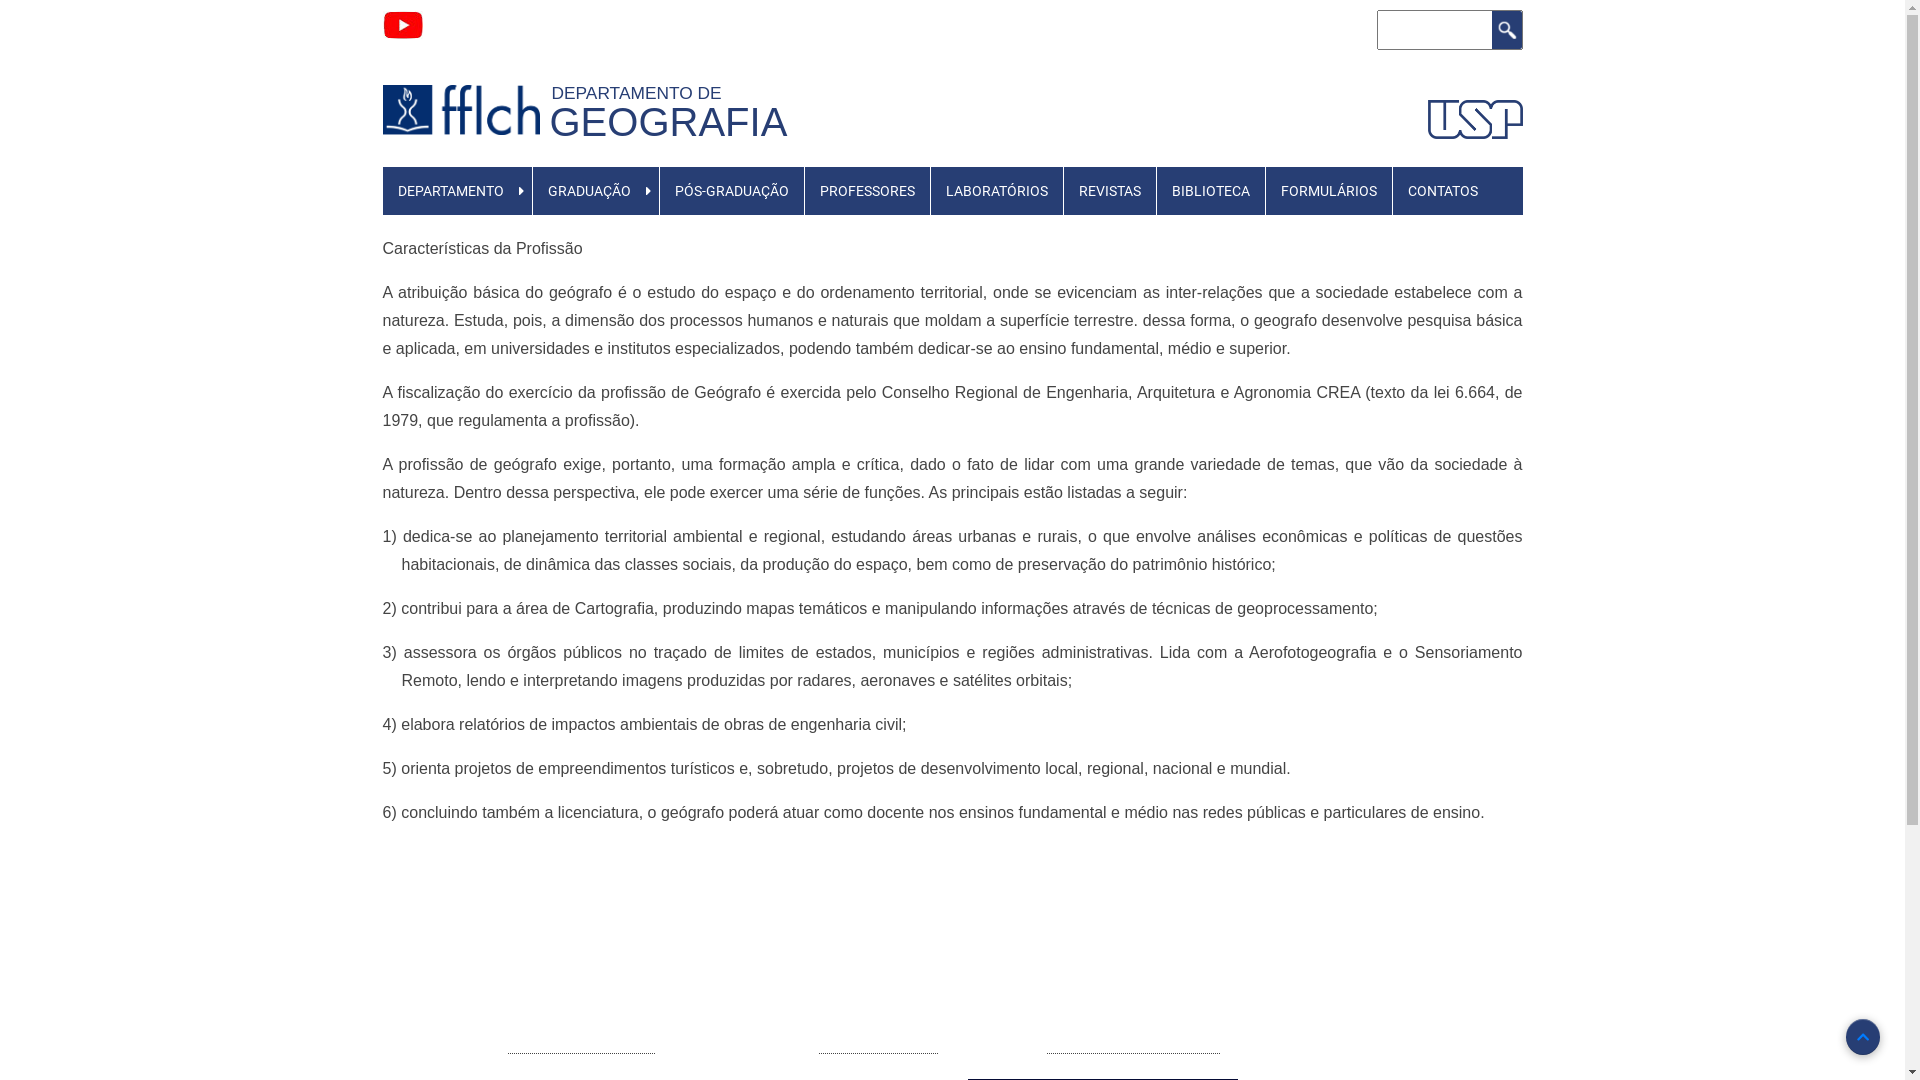  I want to click on 'Buscar', so click(1507, 30).